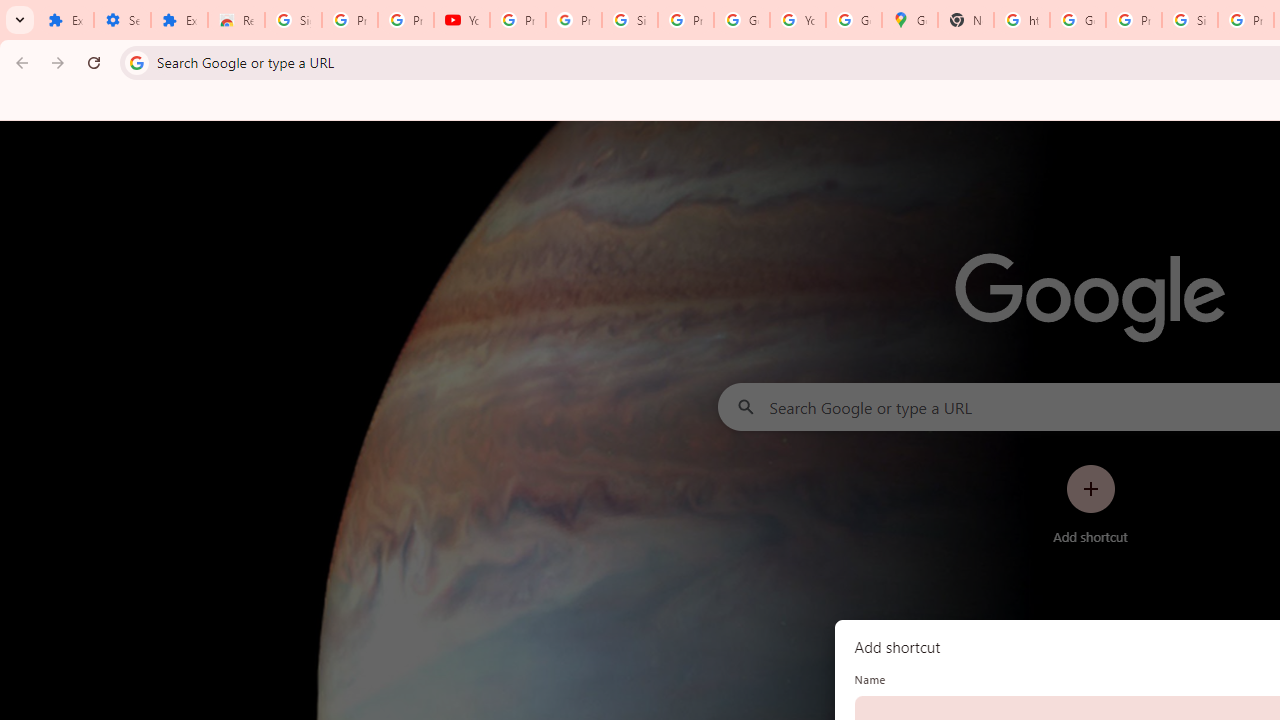 Image resolution: width=1280 pixels, height=720 pixels. What do you see at coordinates (1190, 20) in the screenshot?
I see `'Sign in - Google Accounts'` at bounding box center [1190, 20].